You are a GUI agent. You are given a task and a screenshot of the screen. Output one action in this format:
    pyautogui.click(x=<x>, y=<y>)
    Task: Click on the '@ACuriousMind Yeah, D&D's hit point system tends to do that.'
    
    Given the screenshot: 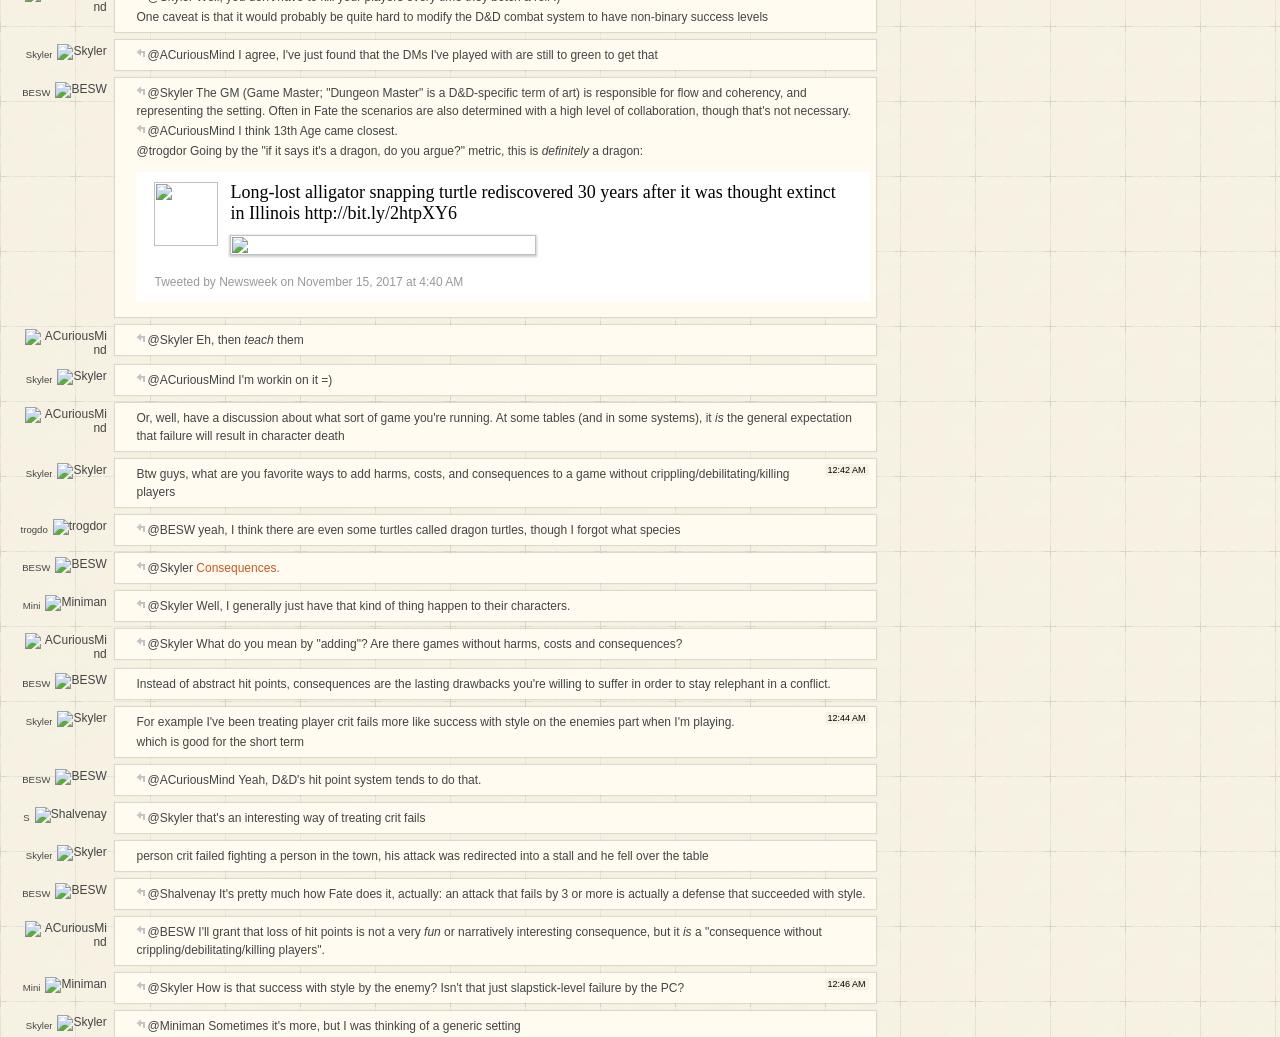 What is the action you would take?
    pyautogui.click(x=312, y=778)
    